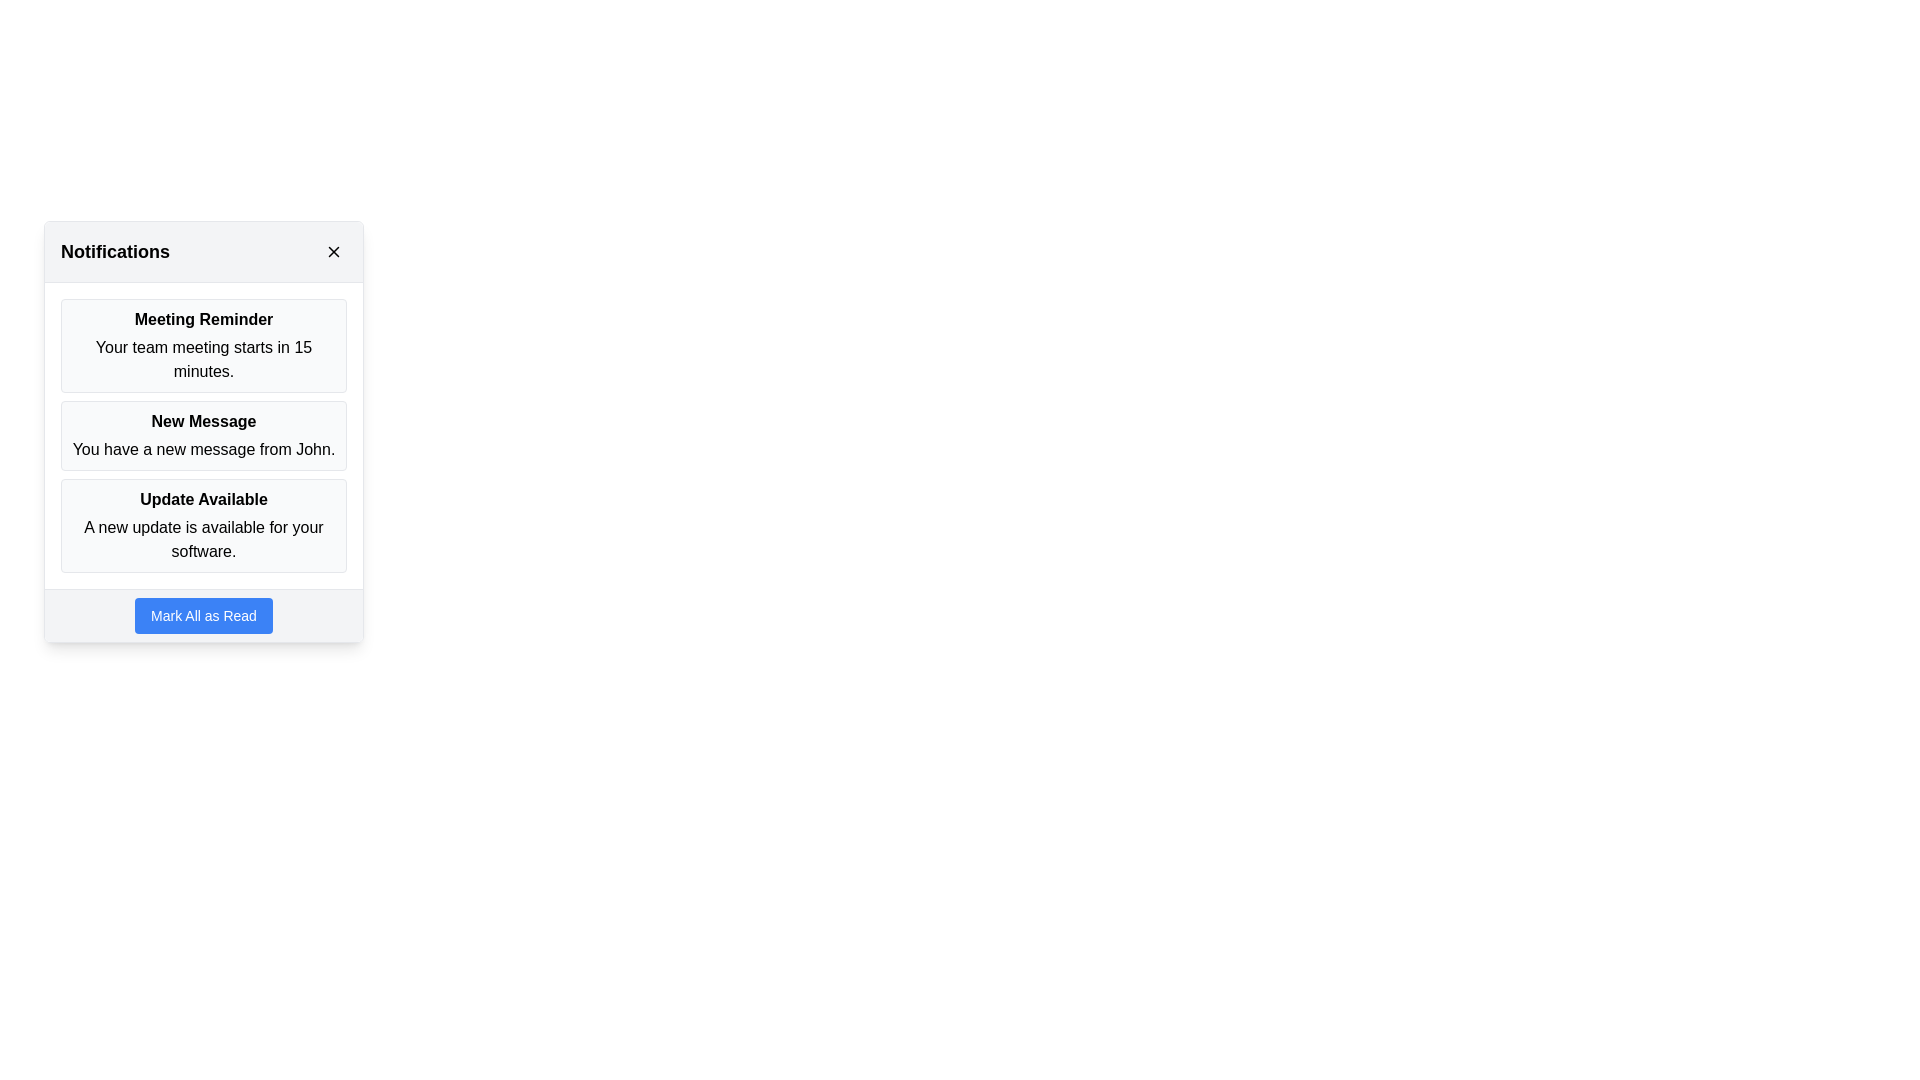 The height and width of the screenshot is (1080, 1920). What do you see at coordinates (203, 358) in the screenshot?
I see `the notification message about the upcoming team meeting located beneath the 'Meeting Reminder' heading in the Notifications panel` at bounding box center [203, 358].